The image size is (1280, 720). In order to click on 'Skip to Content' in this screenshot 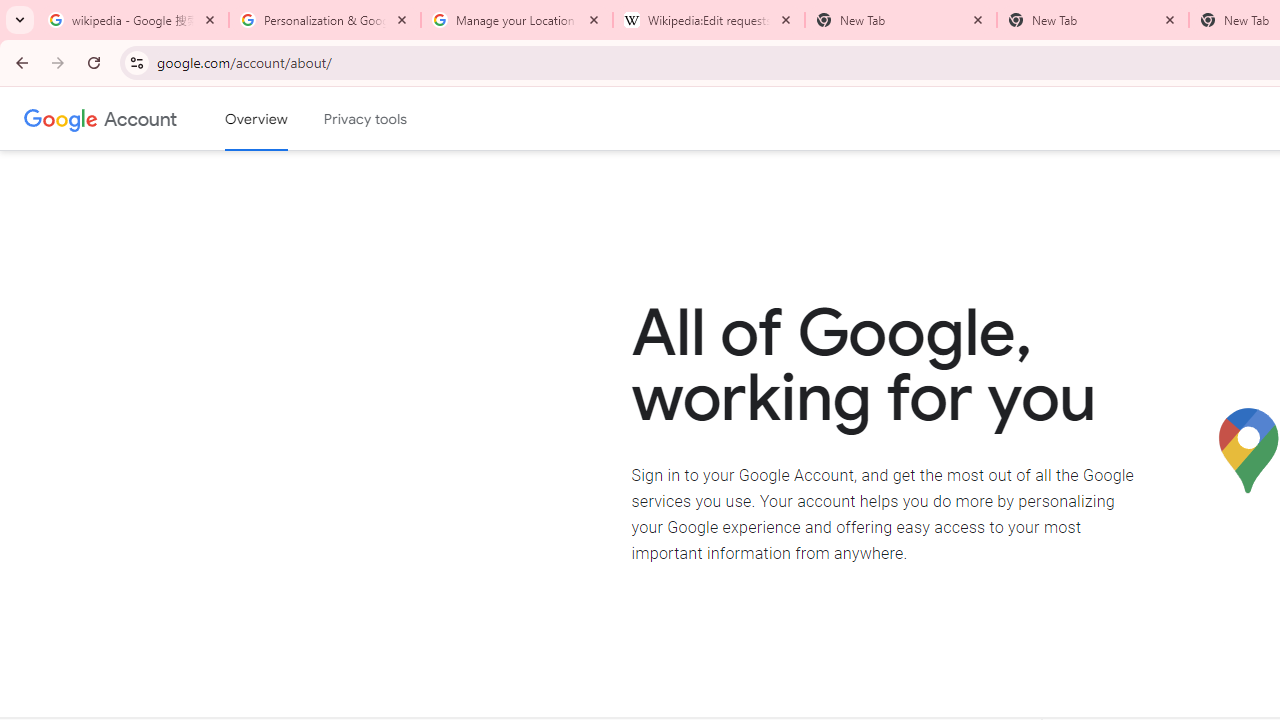, I will do `click(284, 116)`.